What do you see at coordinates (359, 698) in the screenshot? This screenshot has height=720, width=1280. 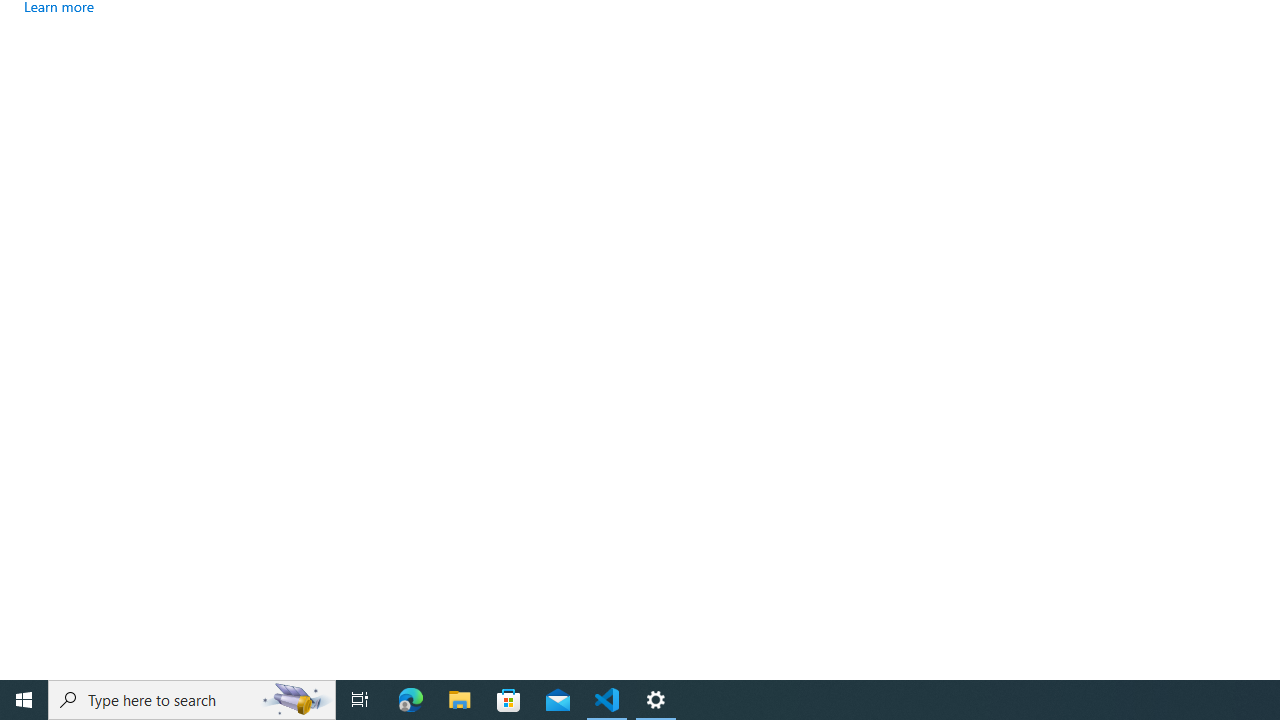 I see `'Task View'` at bounding box center [359, 698].